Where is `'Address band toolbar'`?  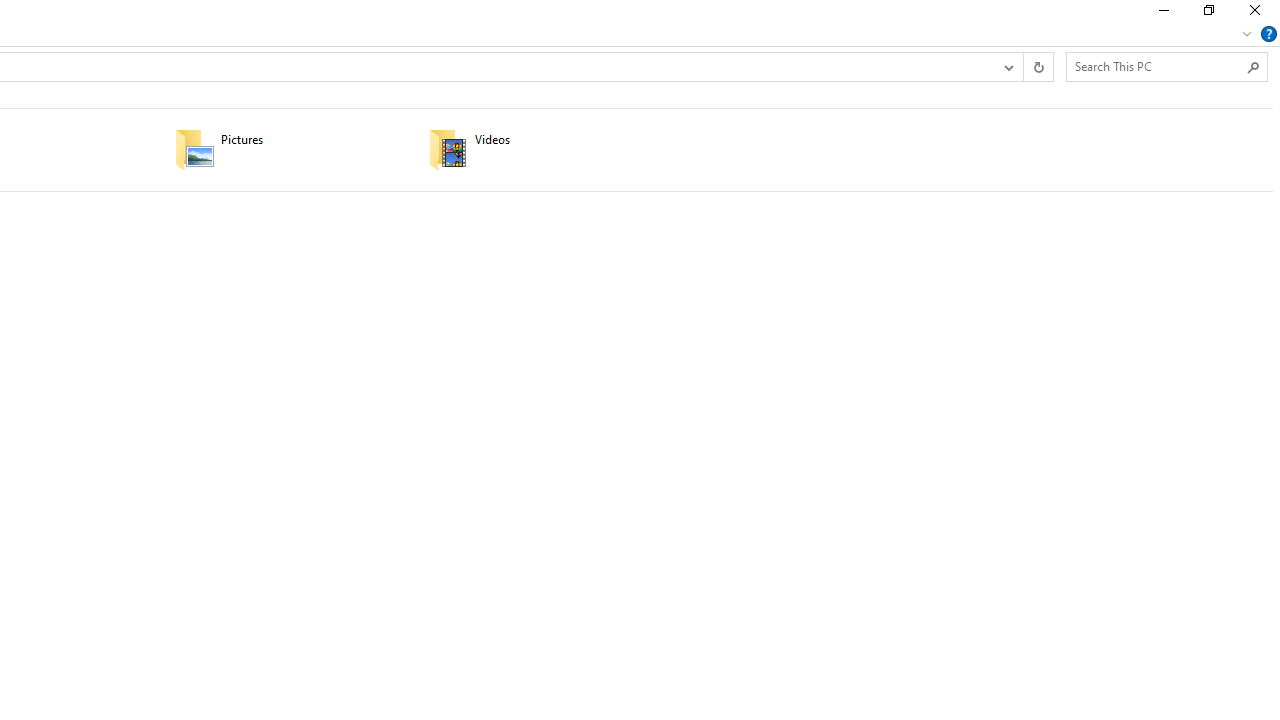 'Address band toolbar' is located at coordinates (1023, 65).